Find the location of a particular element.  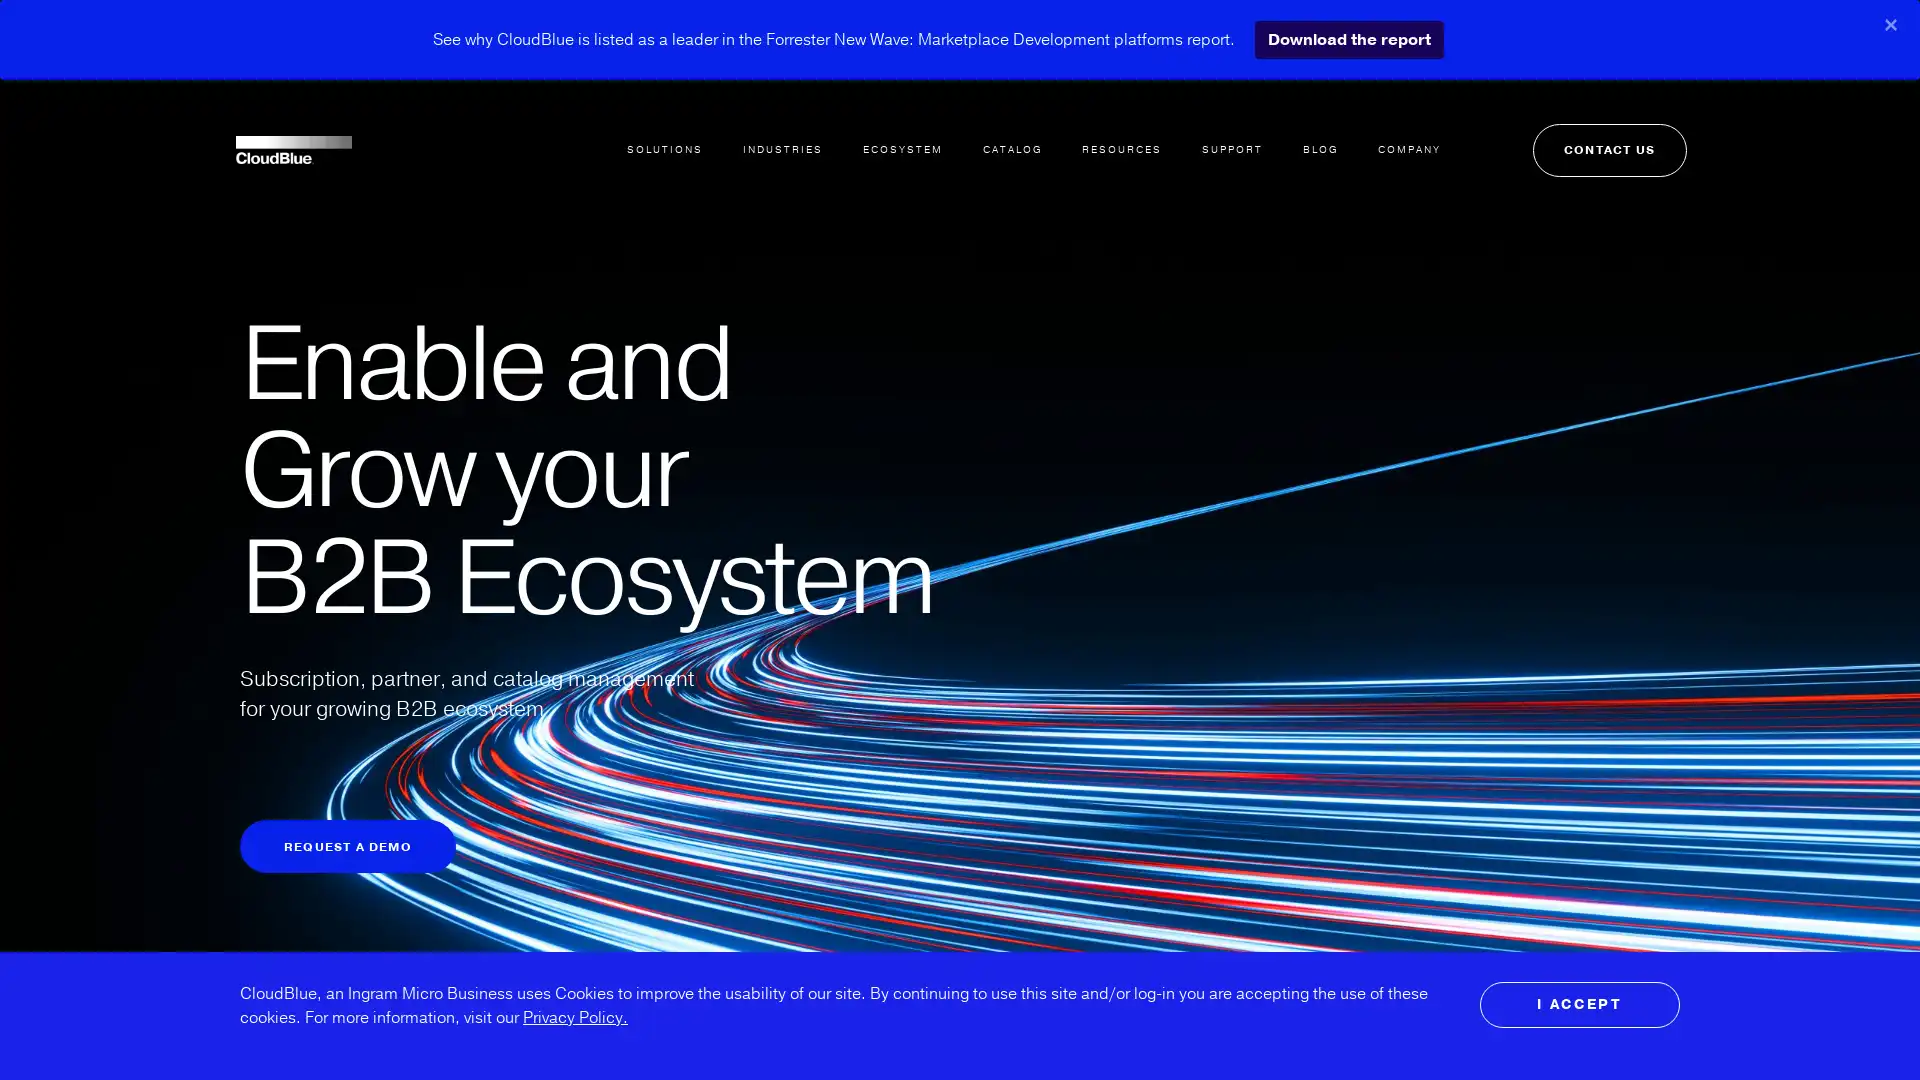

Download the report is located at coordinates (1348, 39).